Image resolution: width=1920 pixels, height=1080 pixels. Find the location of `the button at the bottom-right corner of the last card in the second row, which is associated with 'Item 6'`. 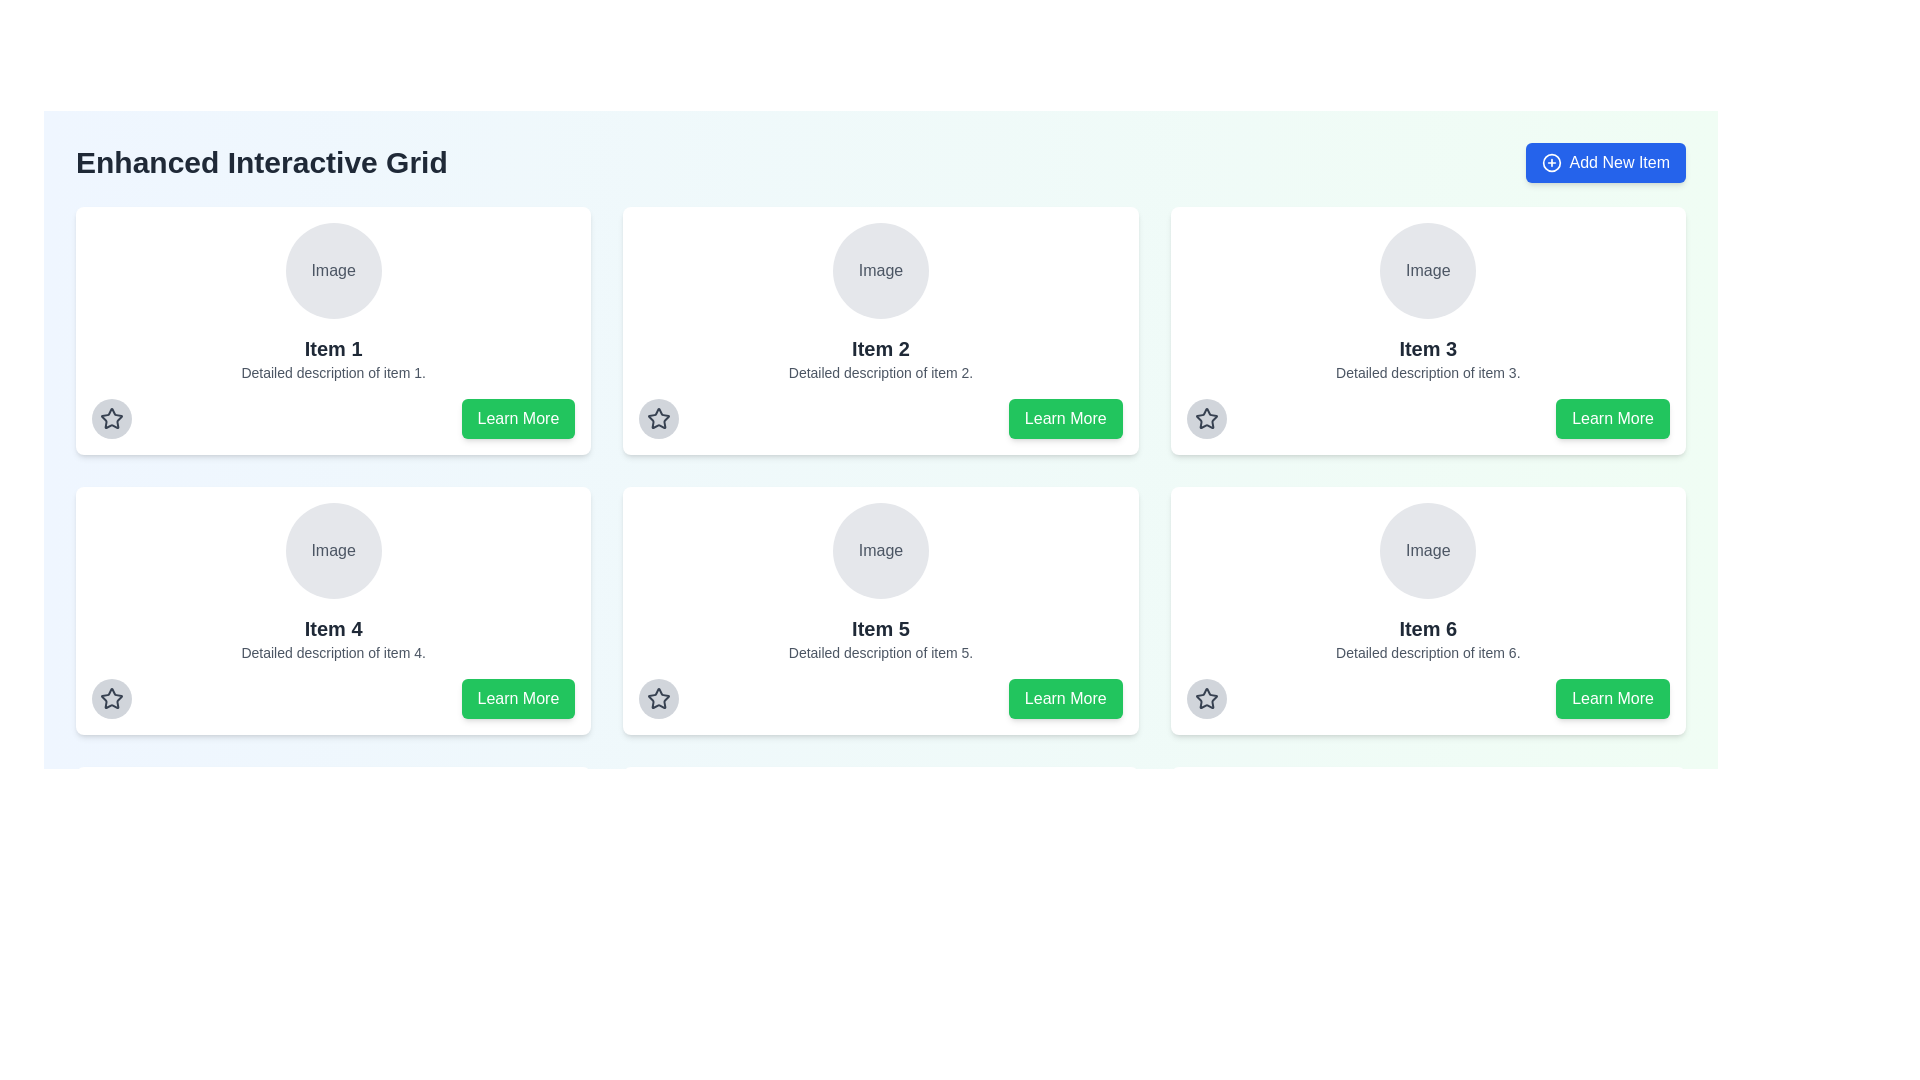

the button at the bottom-right corner of the last card in the second row, which is associated with 'Item 6' is located at coordinates (1612, 697).